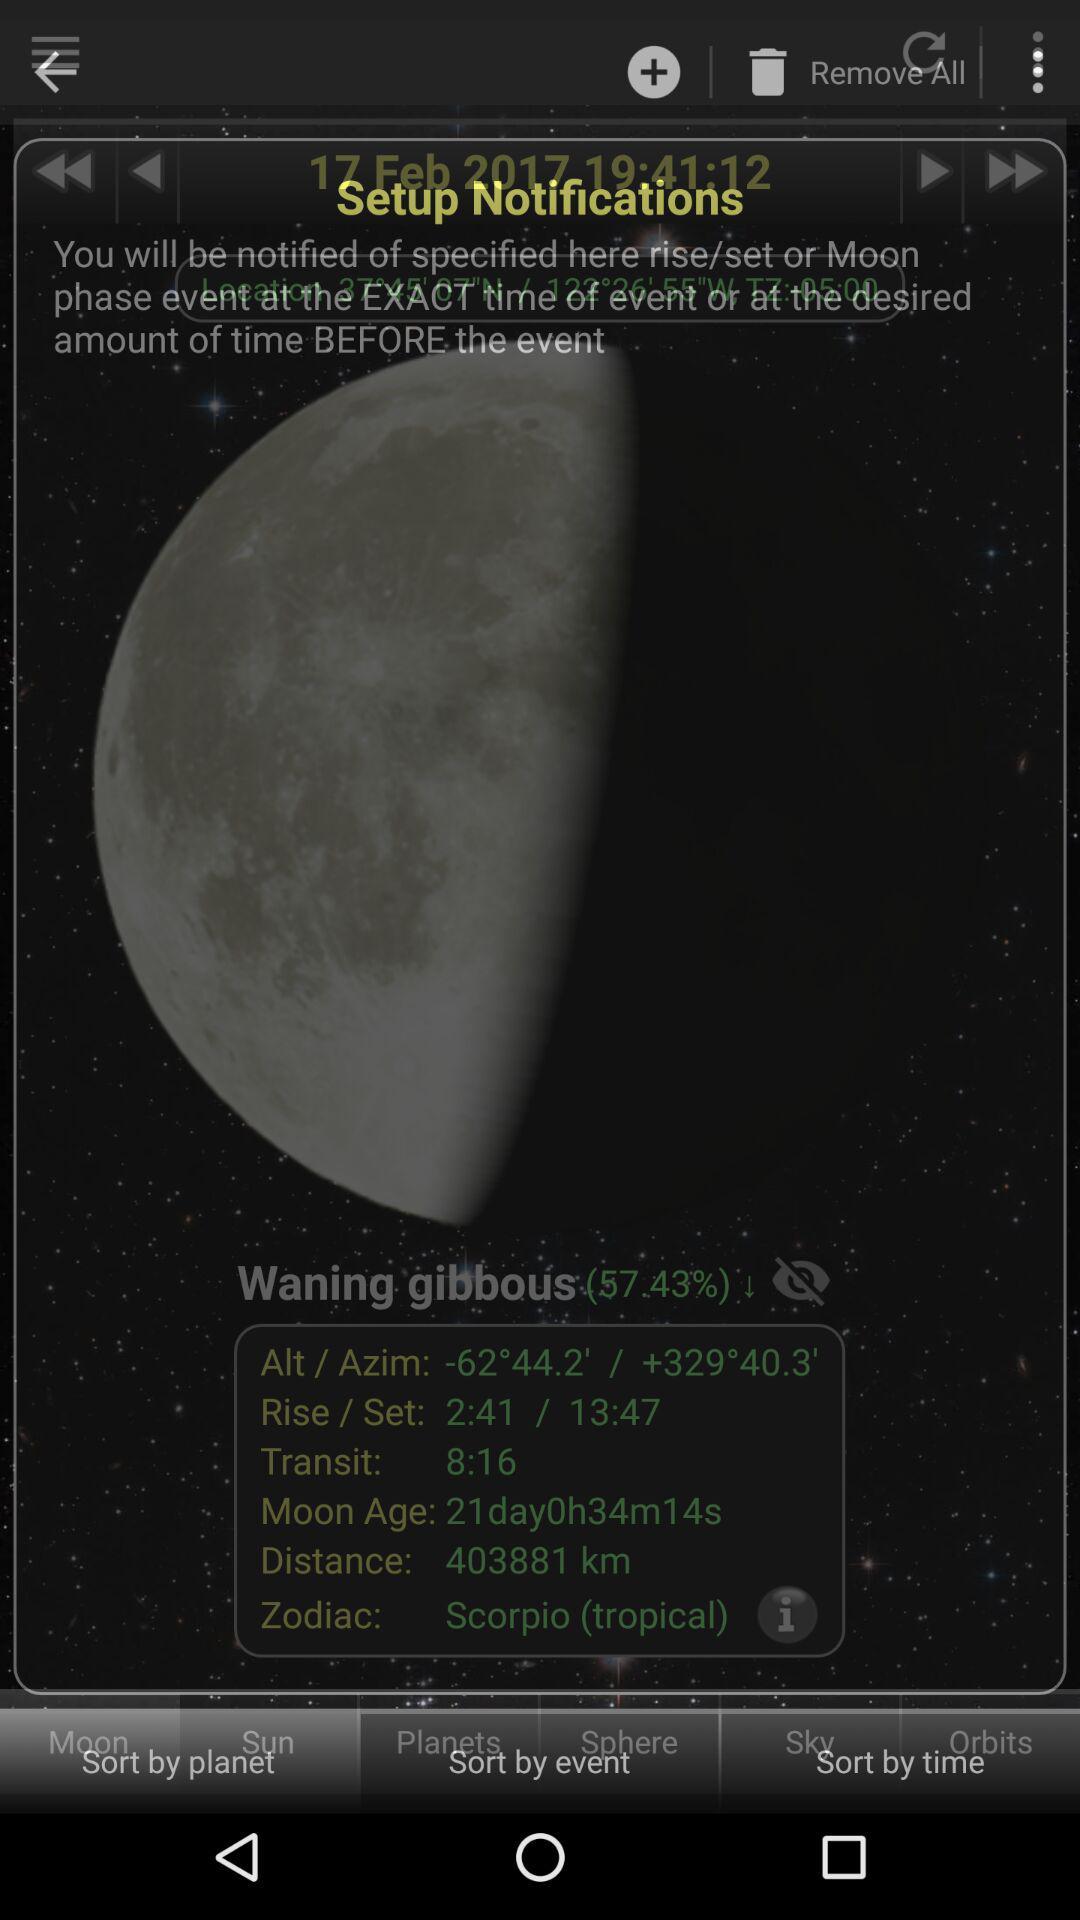  I want to click on the more icon, so click(1036, 52).